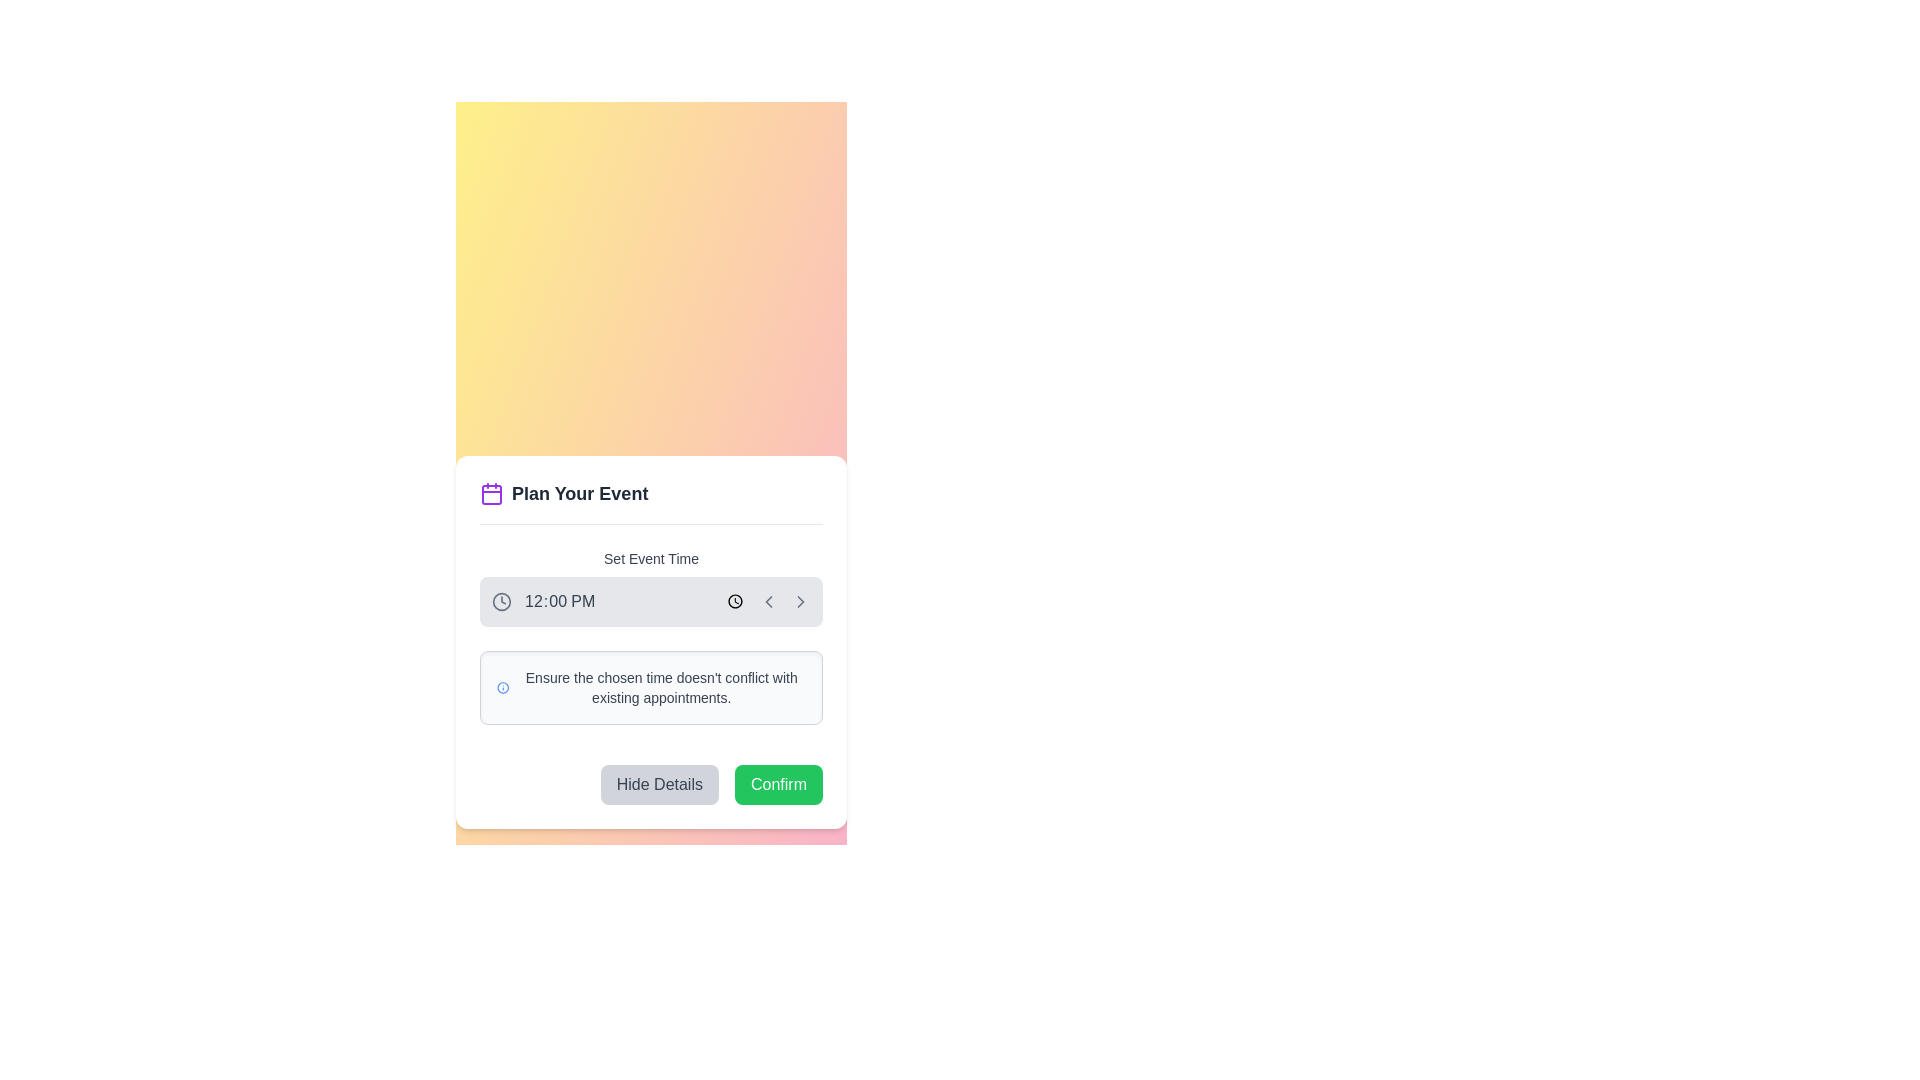 The height and width of the screenshot is (1080, 1920). I want to click on the time decrement button located to the left of the right-facing chevron icon in the 'Set Event Time' section, so click(767, 600).